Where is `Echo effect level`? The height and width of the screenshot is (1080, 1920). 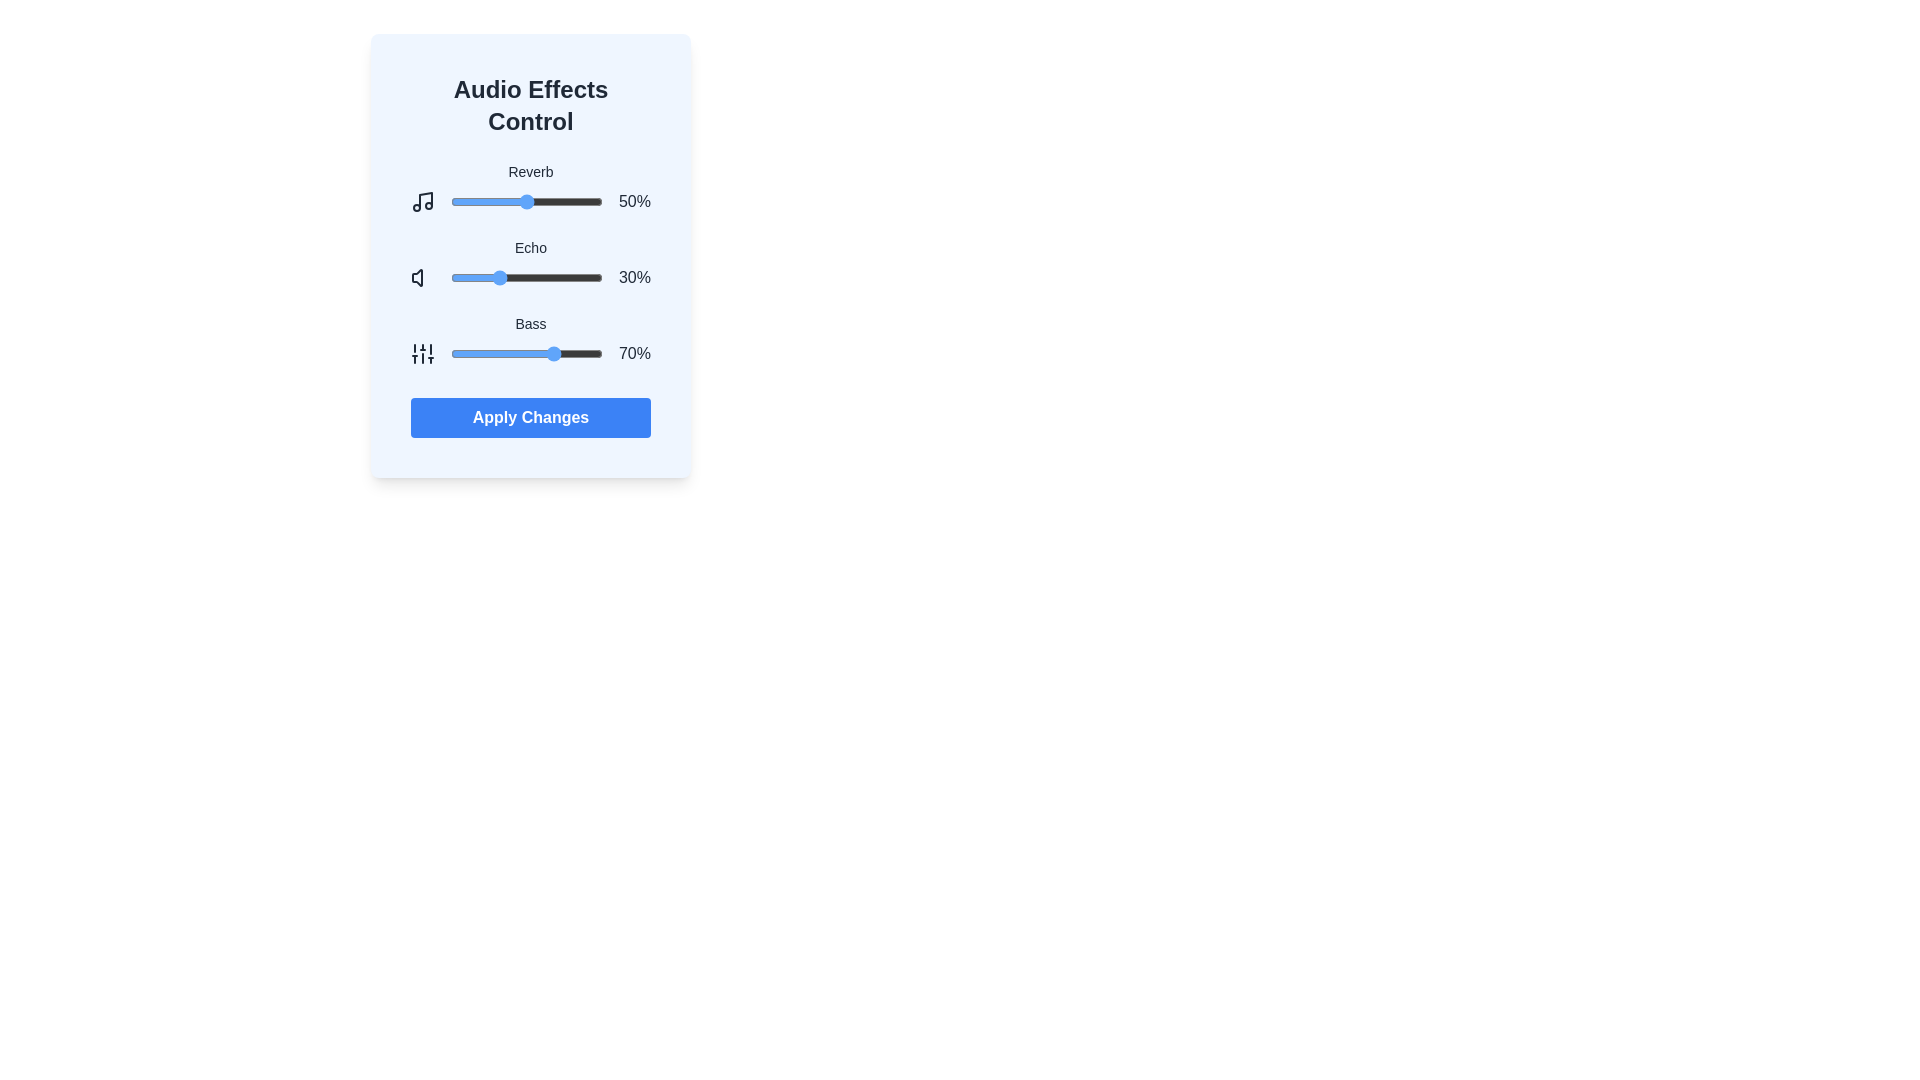 Echo effect level is located at coordinates (534, 277).